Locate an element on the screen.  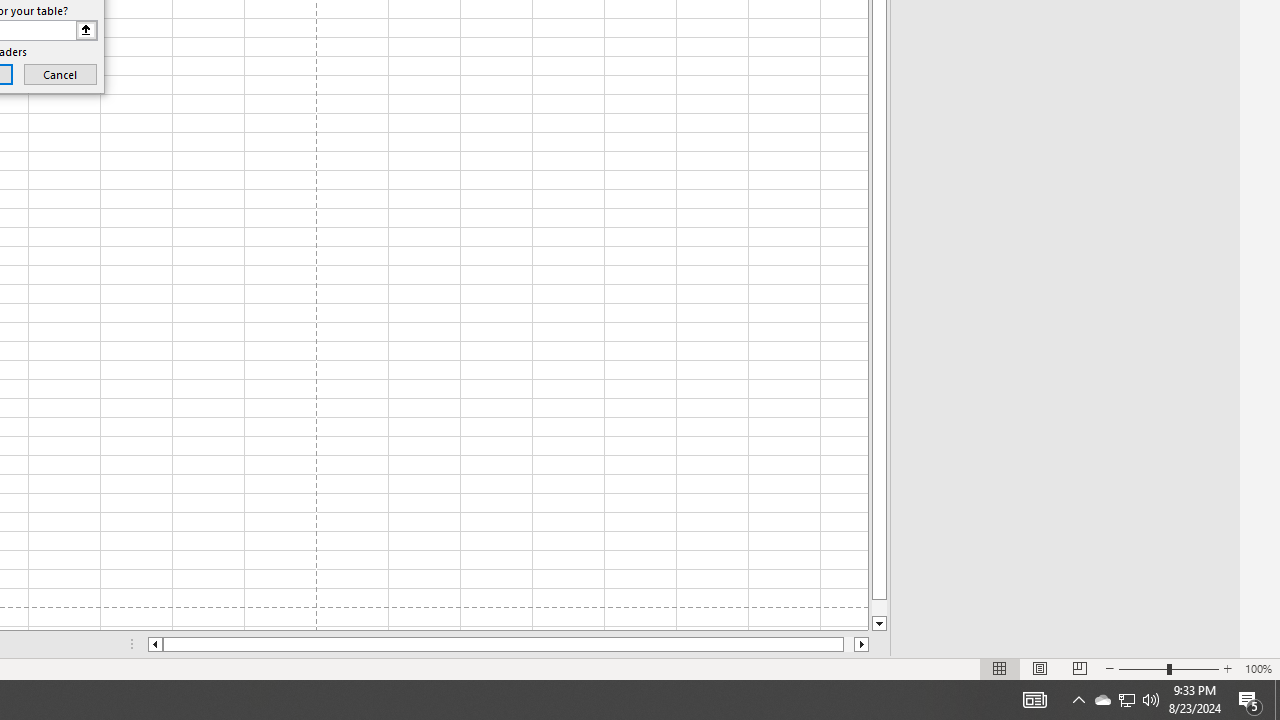
'Column right' is located at coordinates (862, 644).